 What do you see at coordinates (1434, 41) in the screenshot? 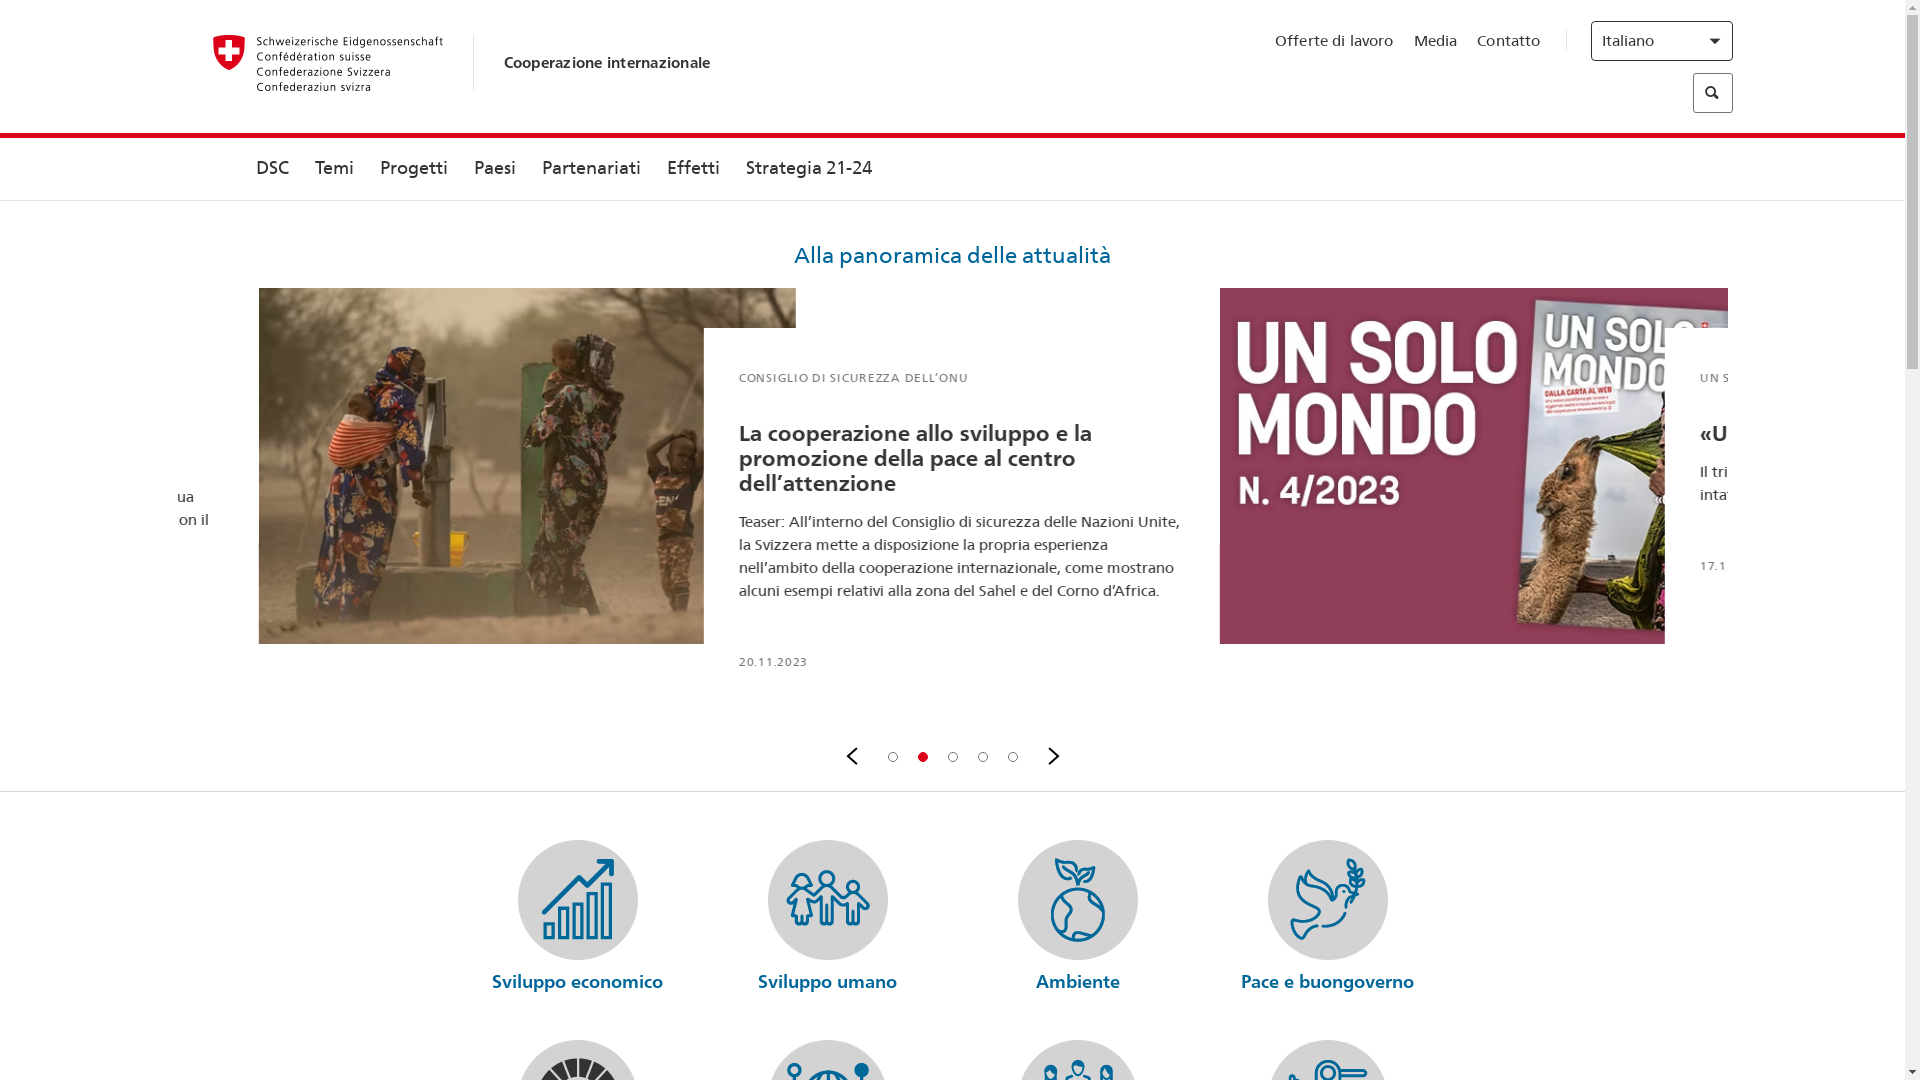
I see `'Media'` at bounding box center [1434, 41].